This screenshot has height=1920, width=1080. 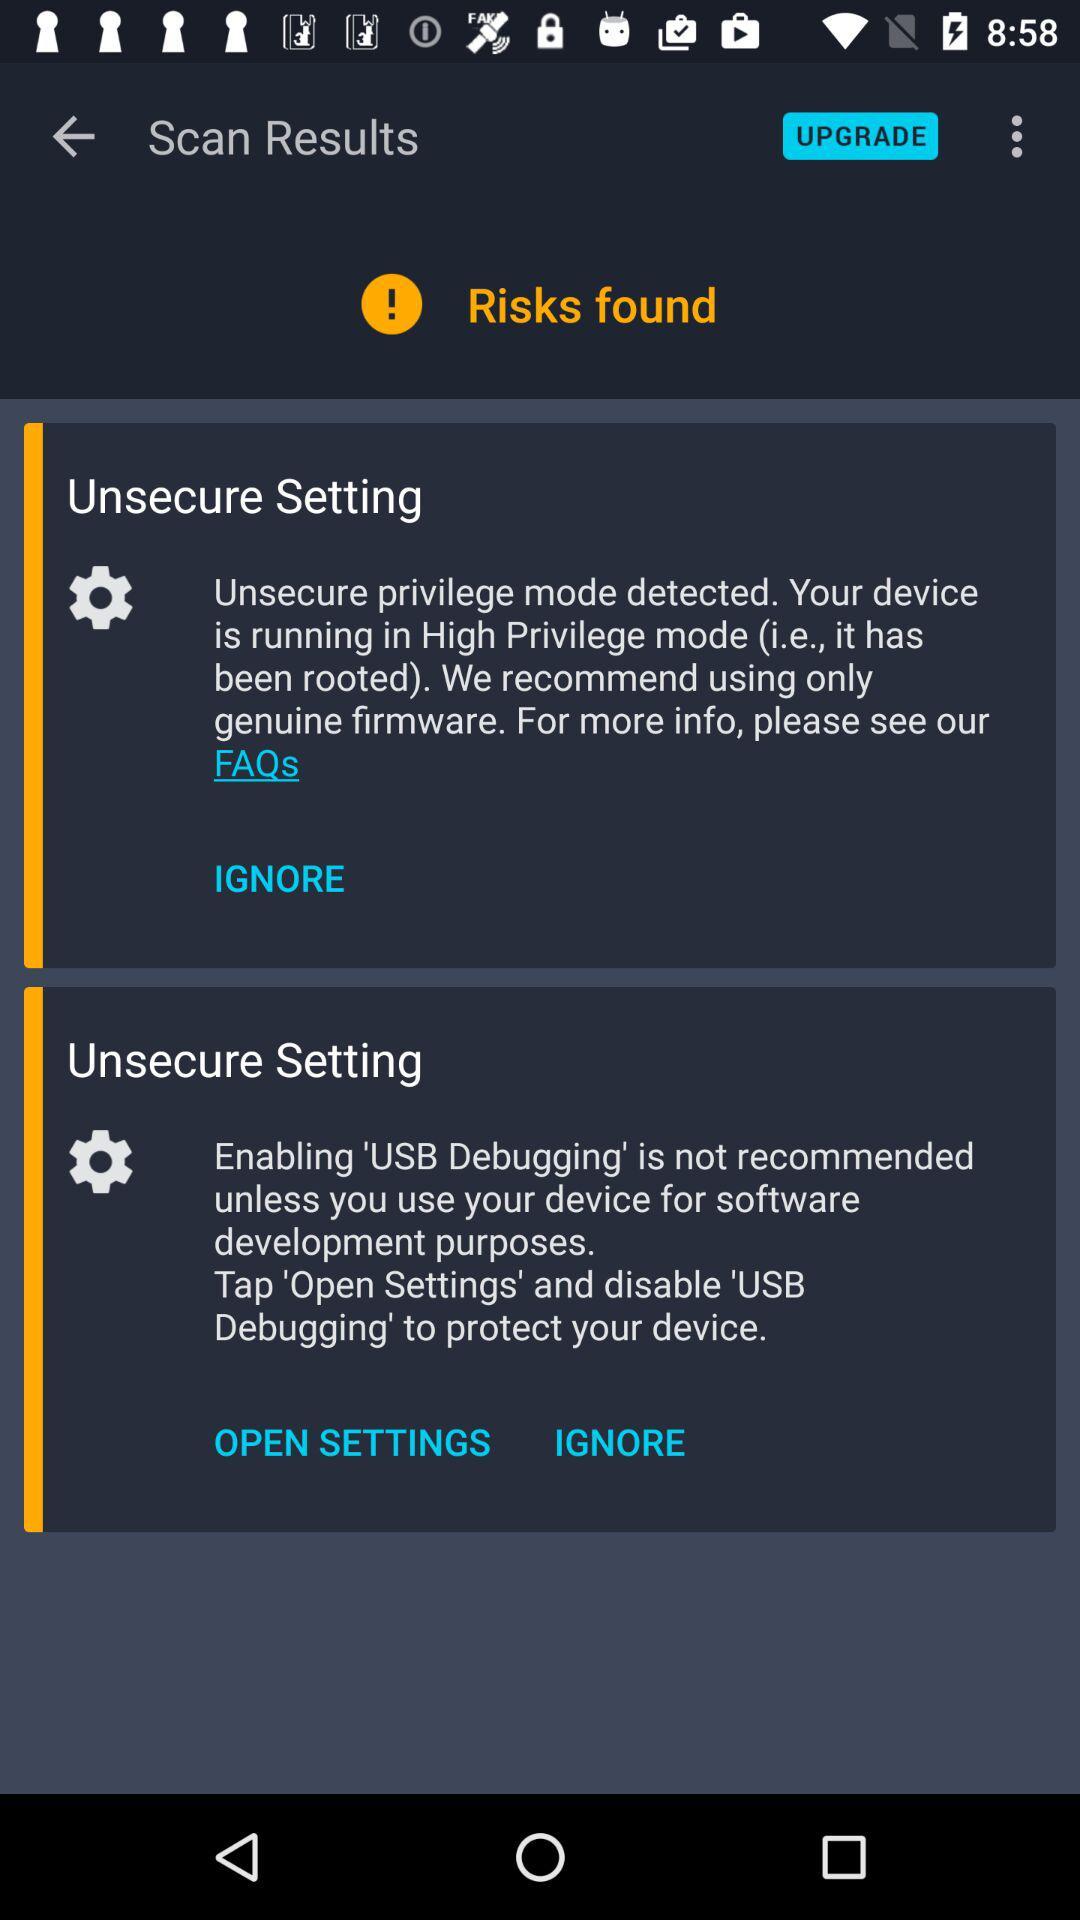 I want to click on the blue button which is on the top right side of the page, so click(x=859, y=134).